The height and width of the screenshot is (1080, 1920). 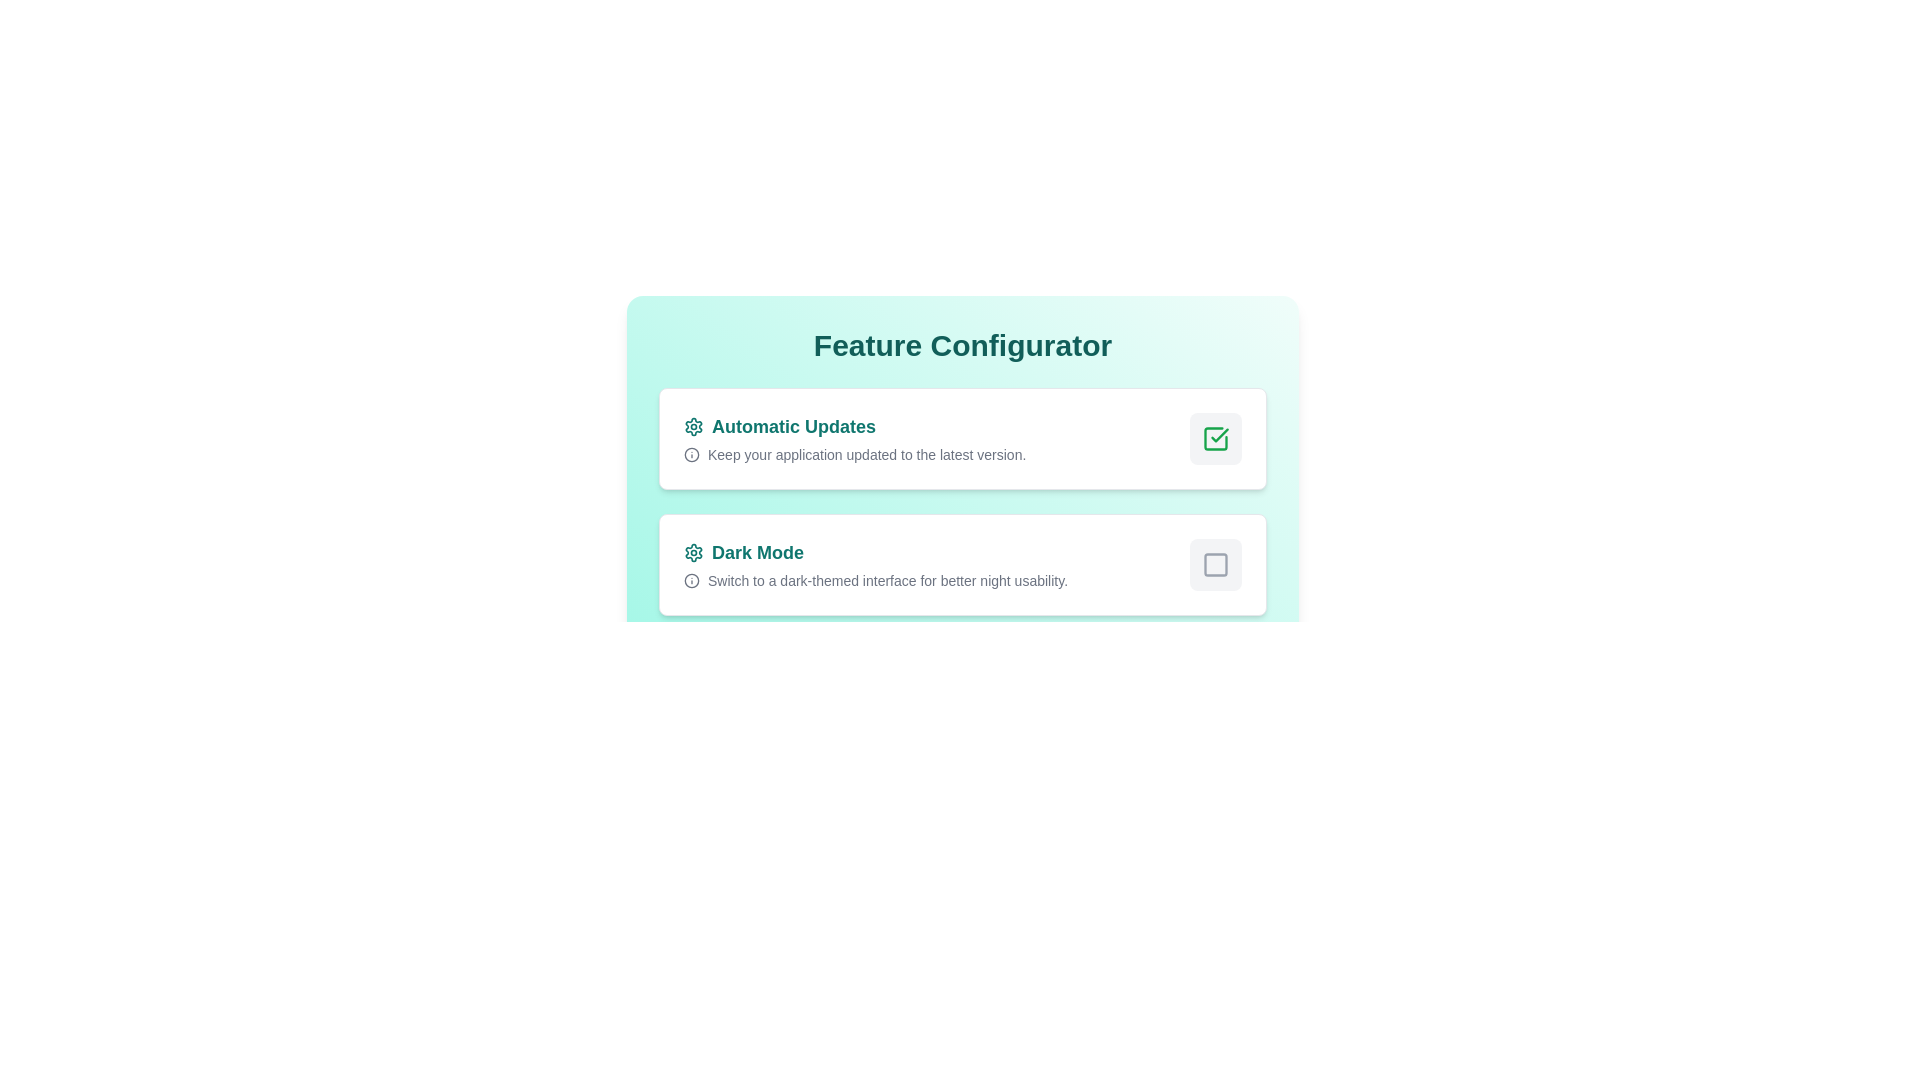 I want to click on the gear-like icon with a teal stroke color located to the left of the 'Dark Mode' label in the 'Feature Configurator' interface, so click(x=694, y=552).